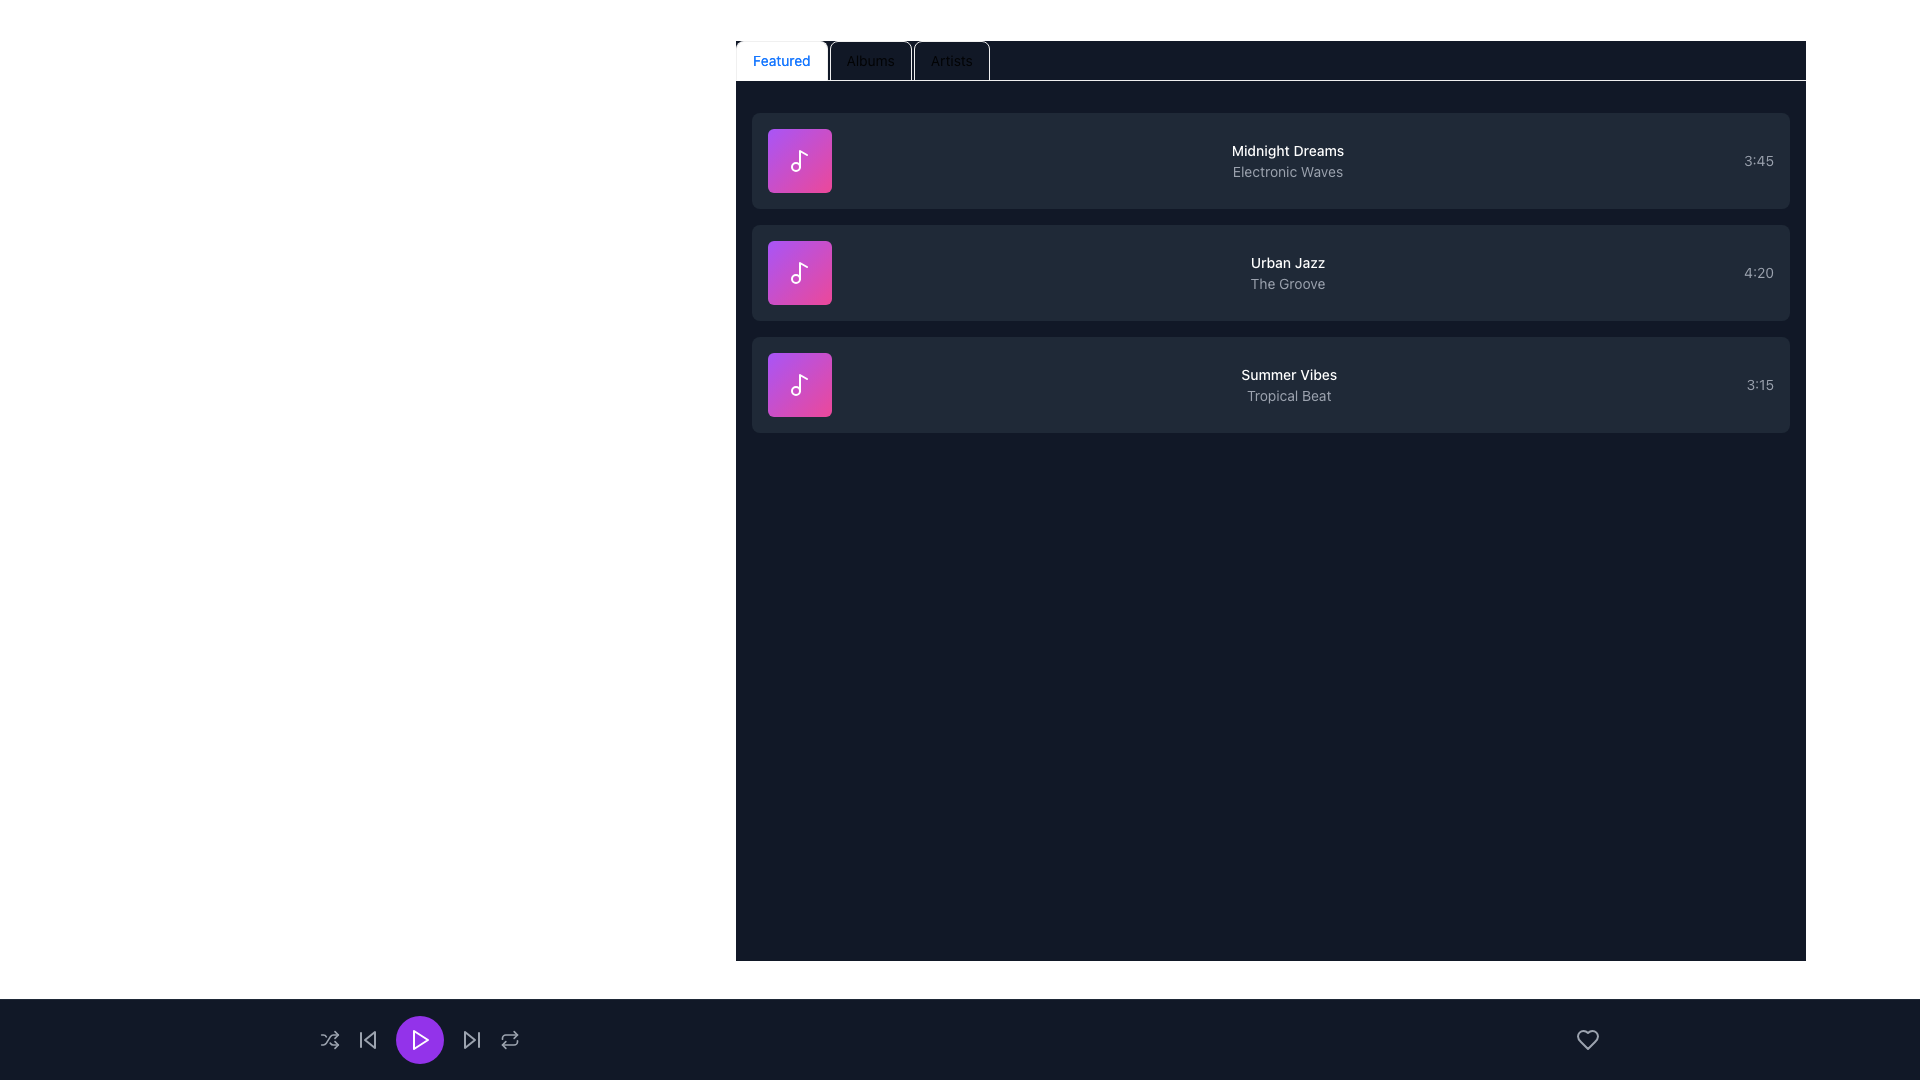  Describe the element at coordinates (330, 1039) in the screenshot. I see `the shuffle icon, which is represented by crossing arrows and located in the bottom-left section of the interface` at that location.